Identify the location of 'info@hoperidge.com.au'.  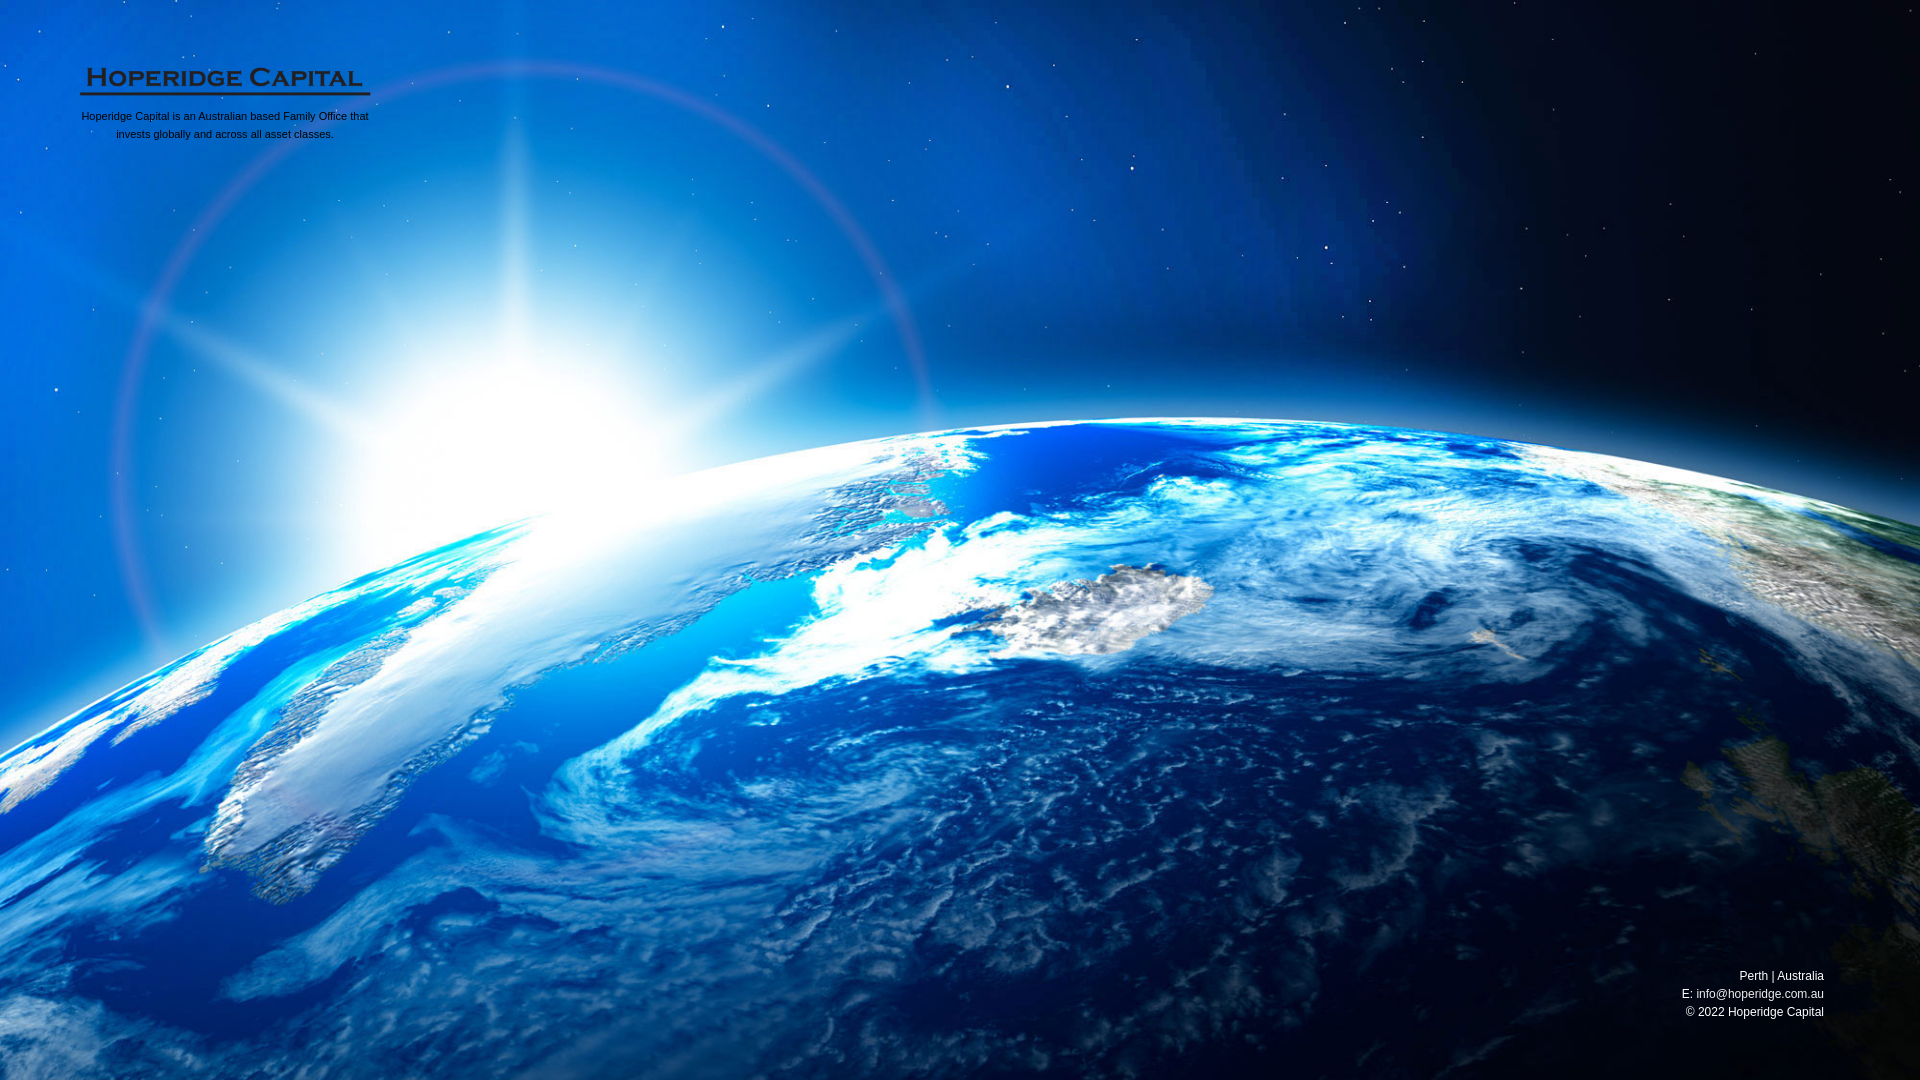
(1760, 994).